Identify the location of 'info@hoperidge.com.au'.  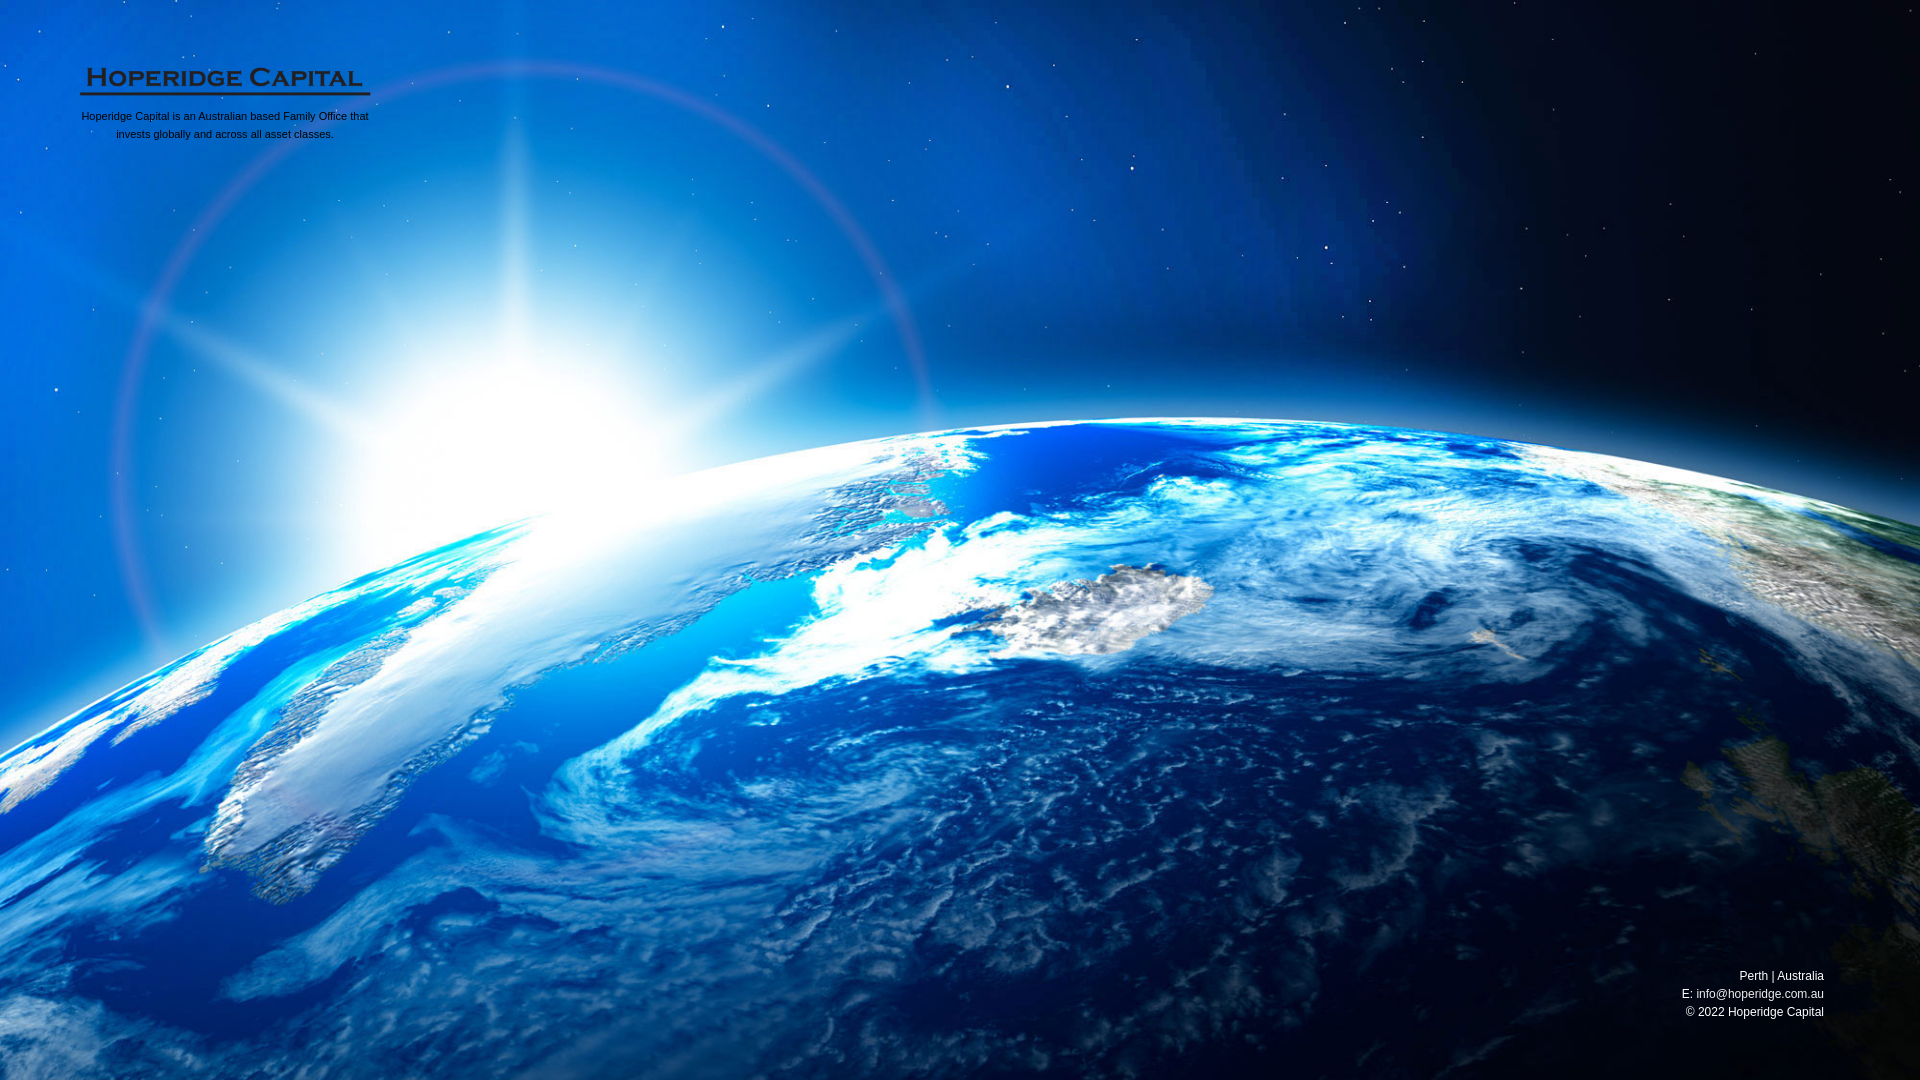
(1760, 994).